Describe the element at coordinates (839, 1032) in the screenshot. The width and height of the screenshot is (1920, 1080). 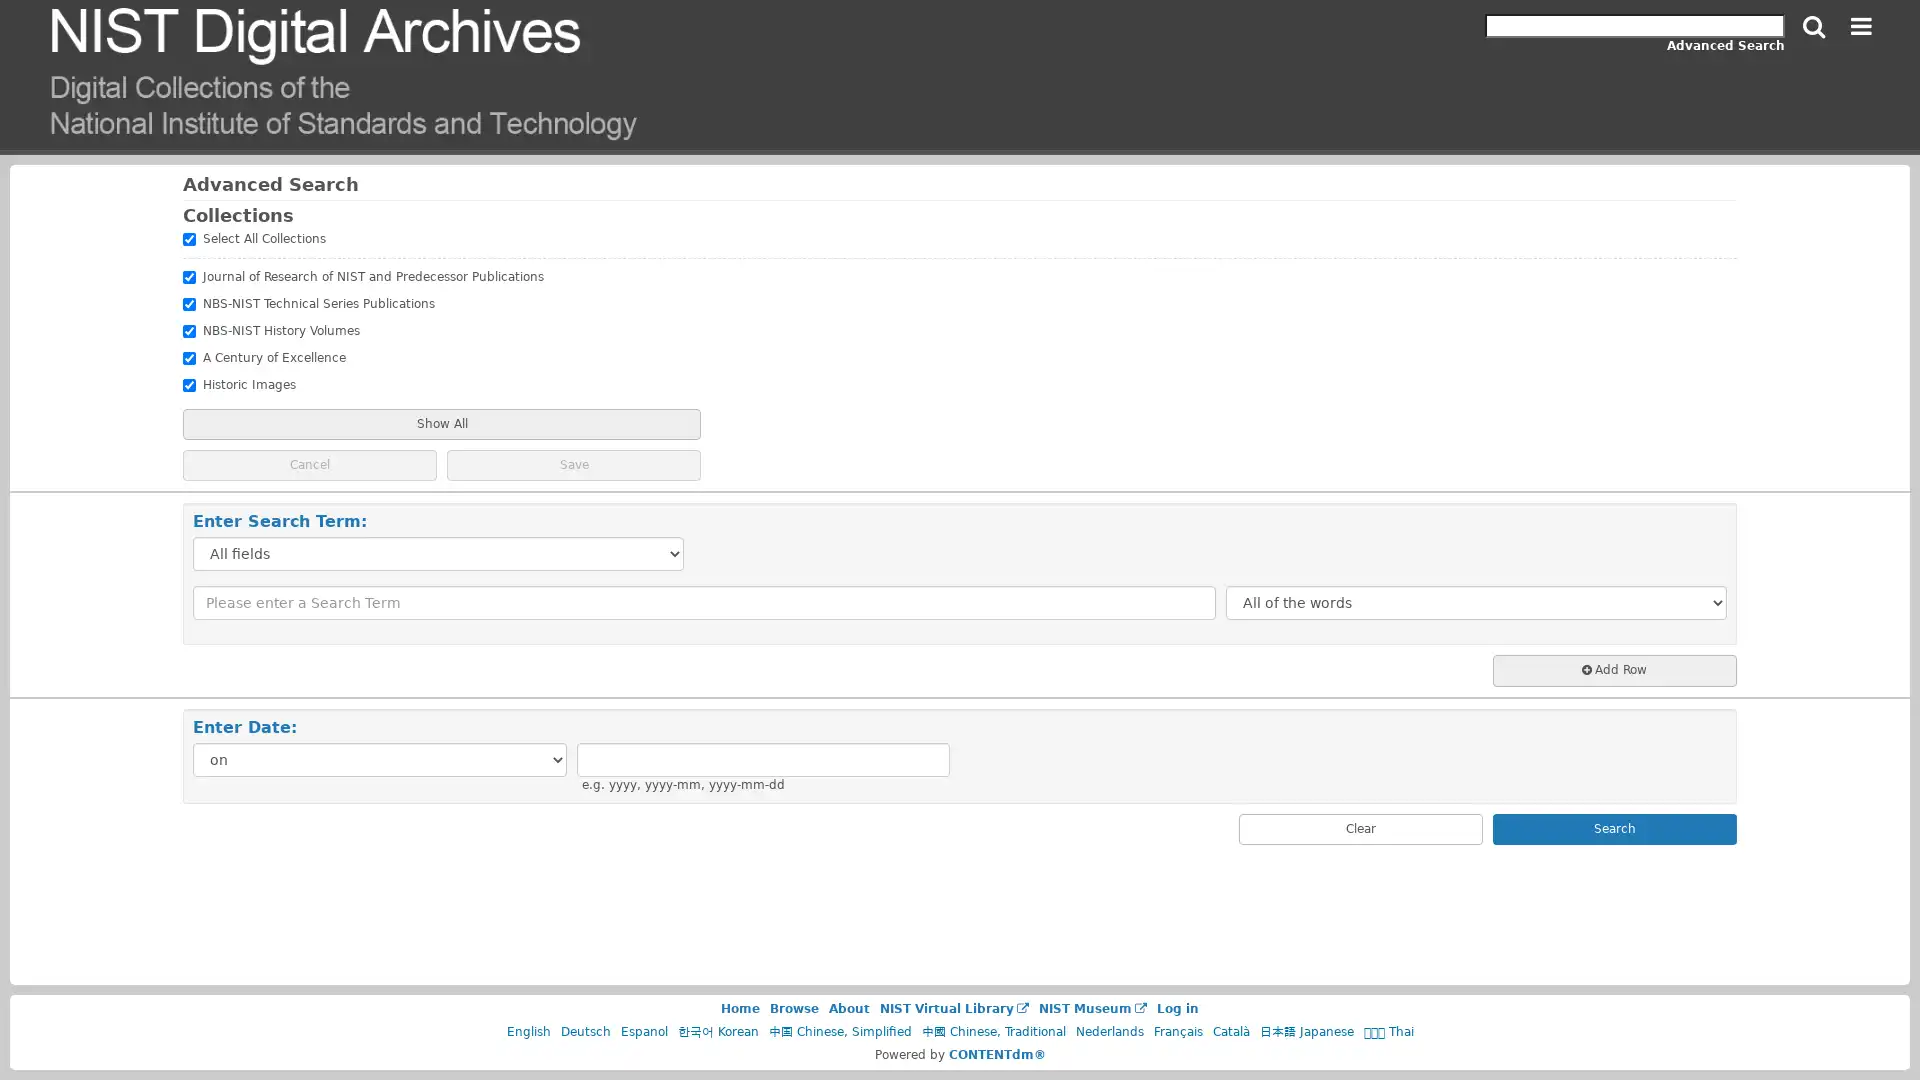
I see `Chinese, Simplified` at that location.